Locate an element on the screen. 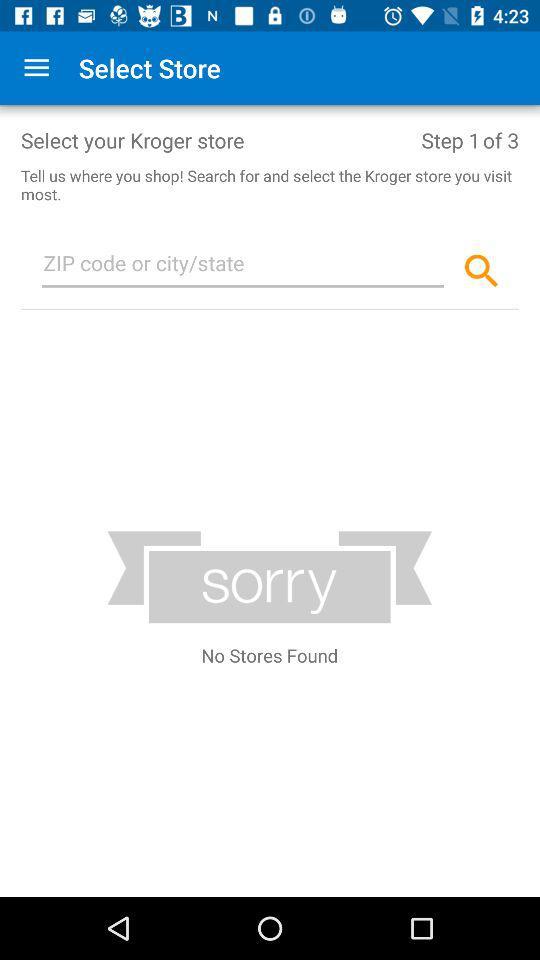  the icon to the left of the select store icon is located at coordinates (36, 68).